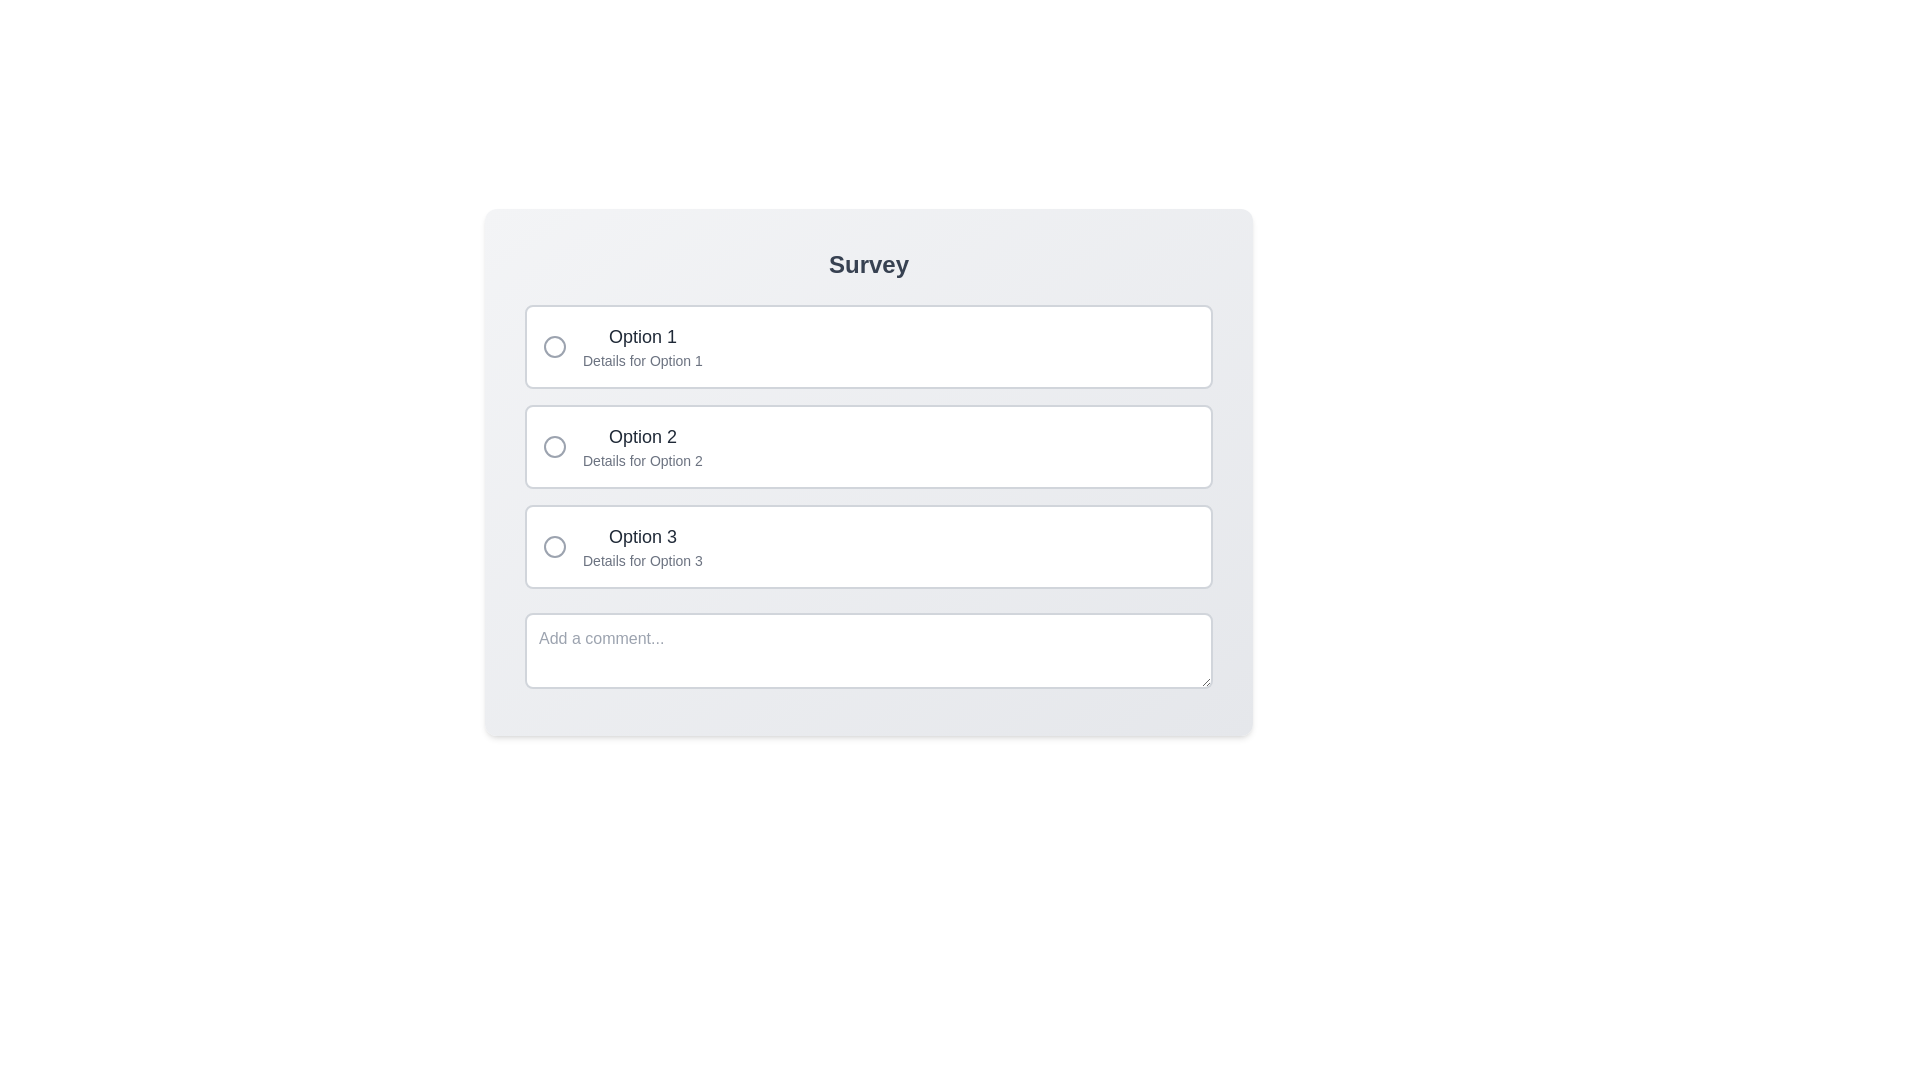  What do you see at coordinates (555, 346) in the screenshot?
I see `the radio button (circle indicator) in the first option row of the survey form directly beneath the title 'Survey'` at bounding box center [555, 346].